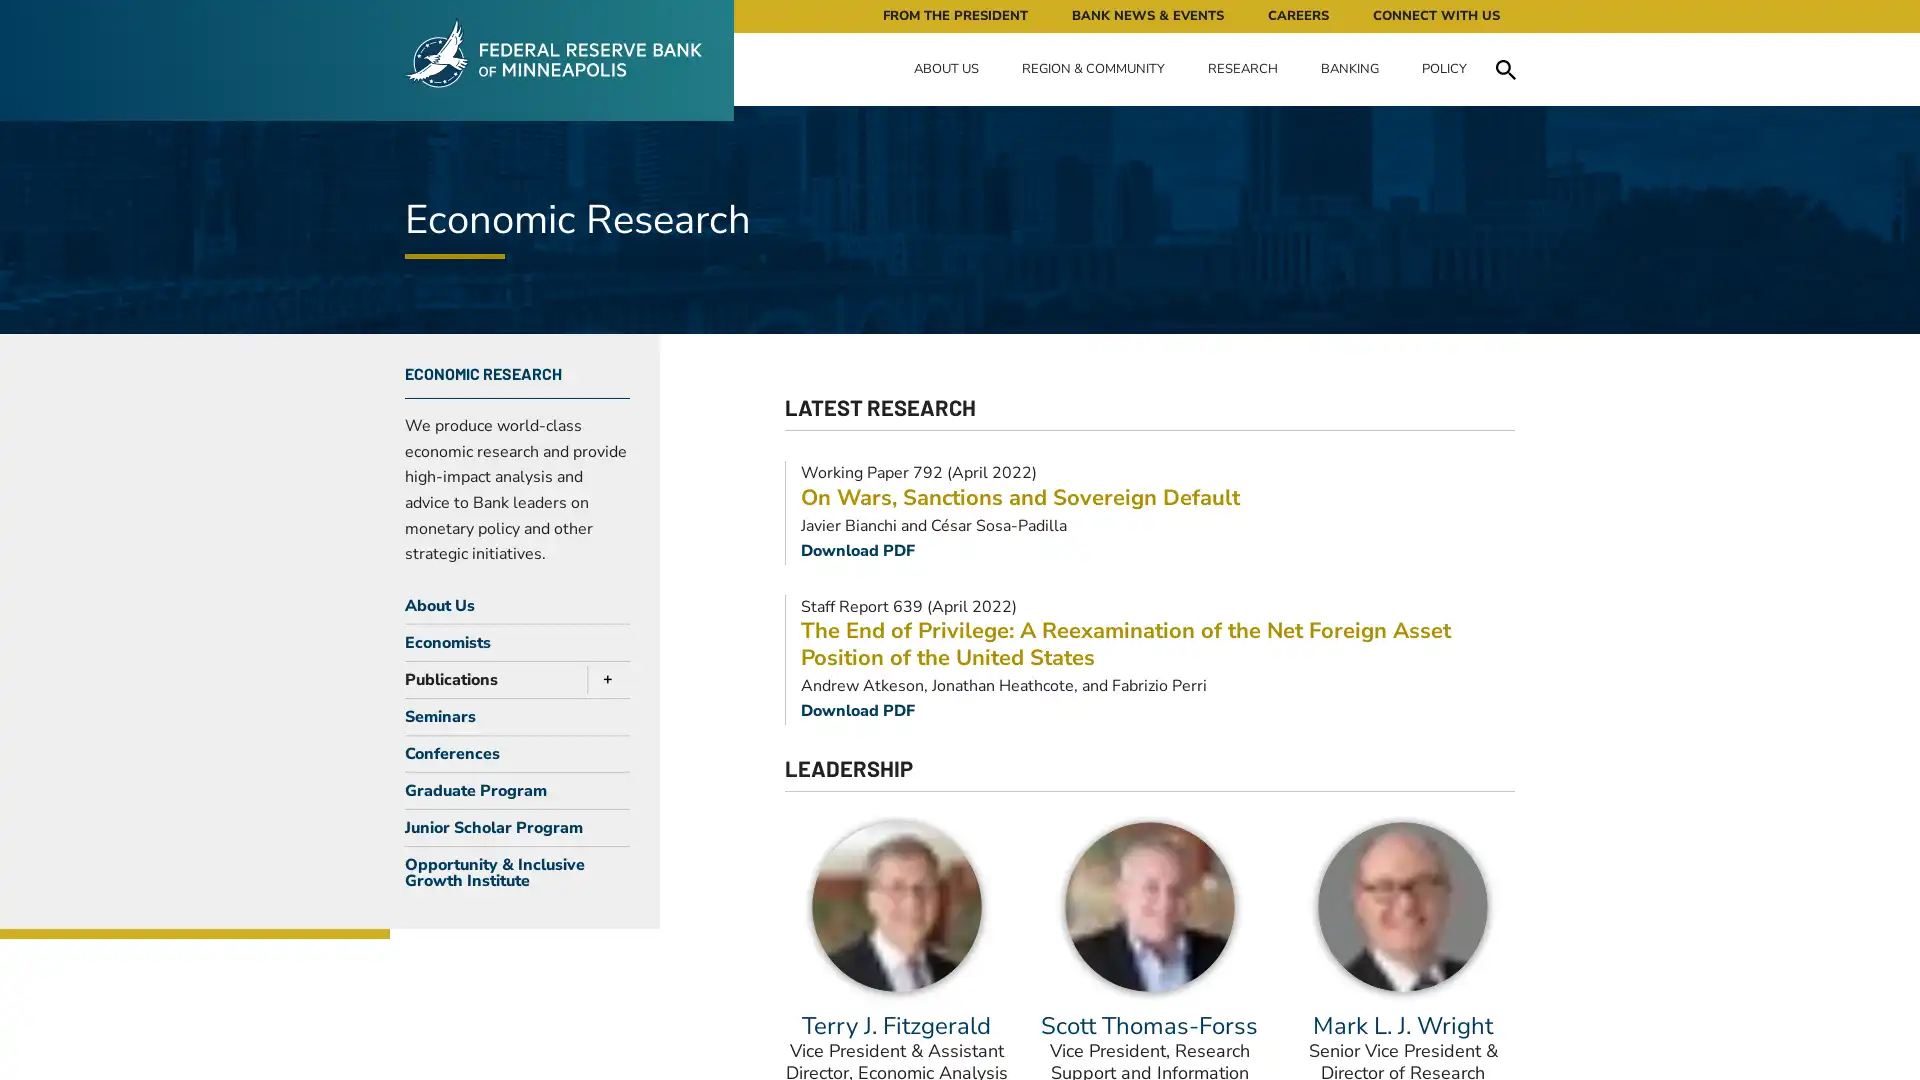 The image size is (1920, 1080). What do you see at coordinates (1505, 68) in the screenshot?
I see `Toggle Search` at bounding box center [1505, 68].